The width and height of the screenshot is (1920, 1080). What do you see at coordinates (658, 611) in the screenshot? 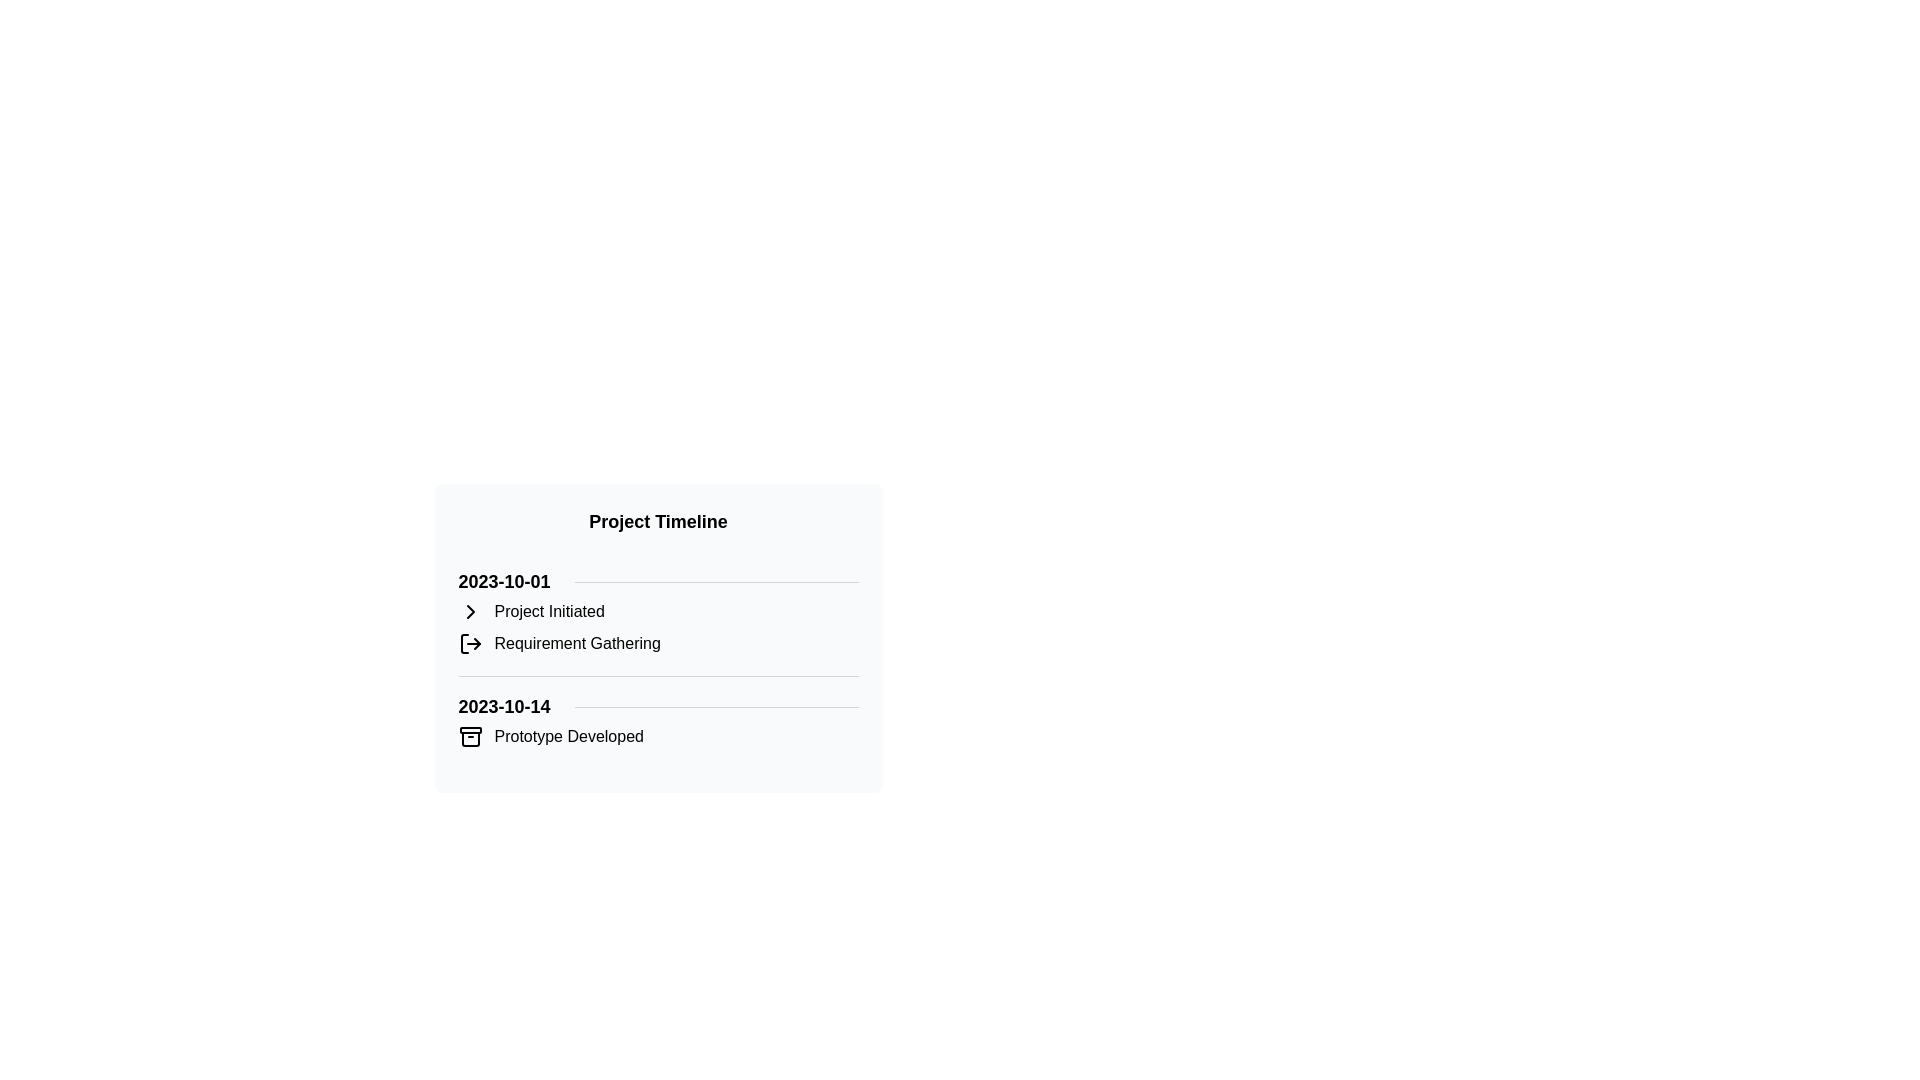
I see `the first list item under the heading '2023-10-01', which denotes a project phase or milestone, to gather more information` at bounding box center [658, 611].